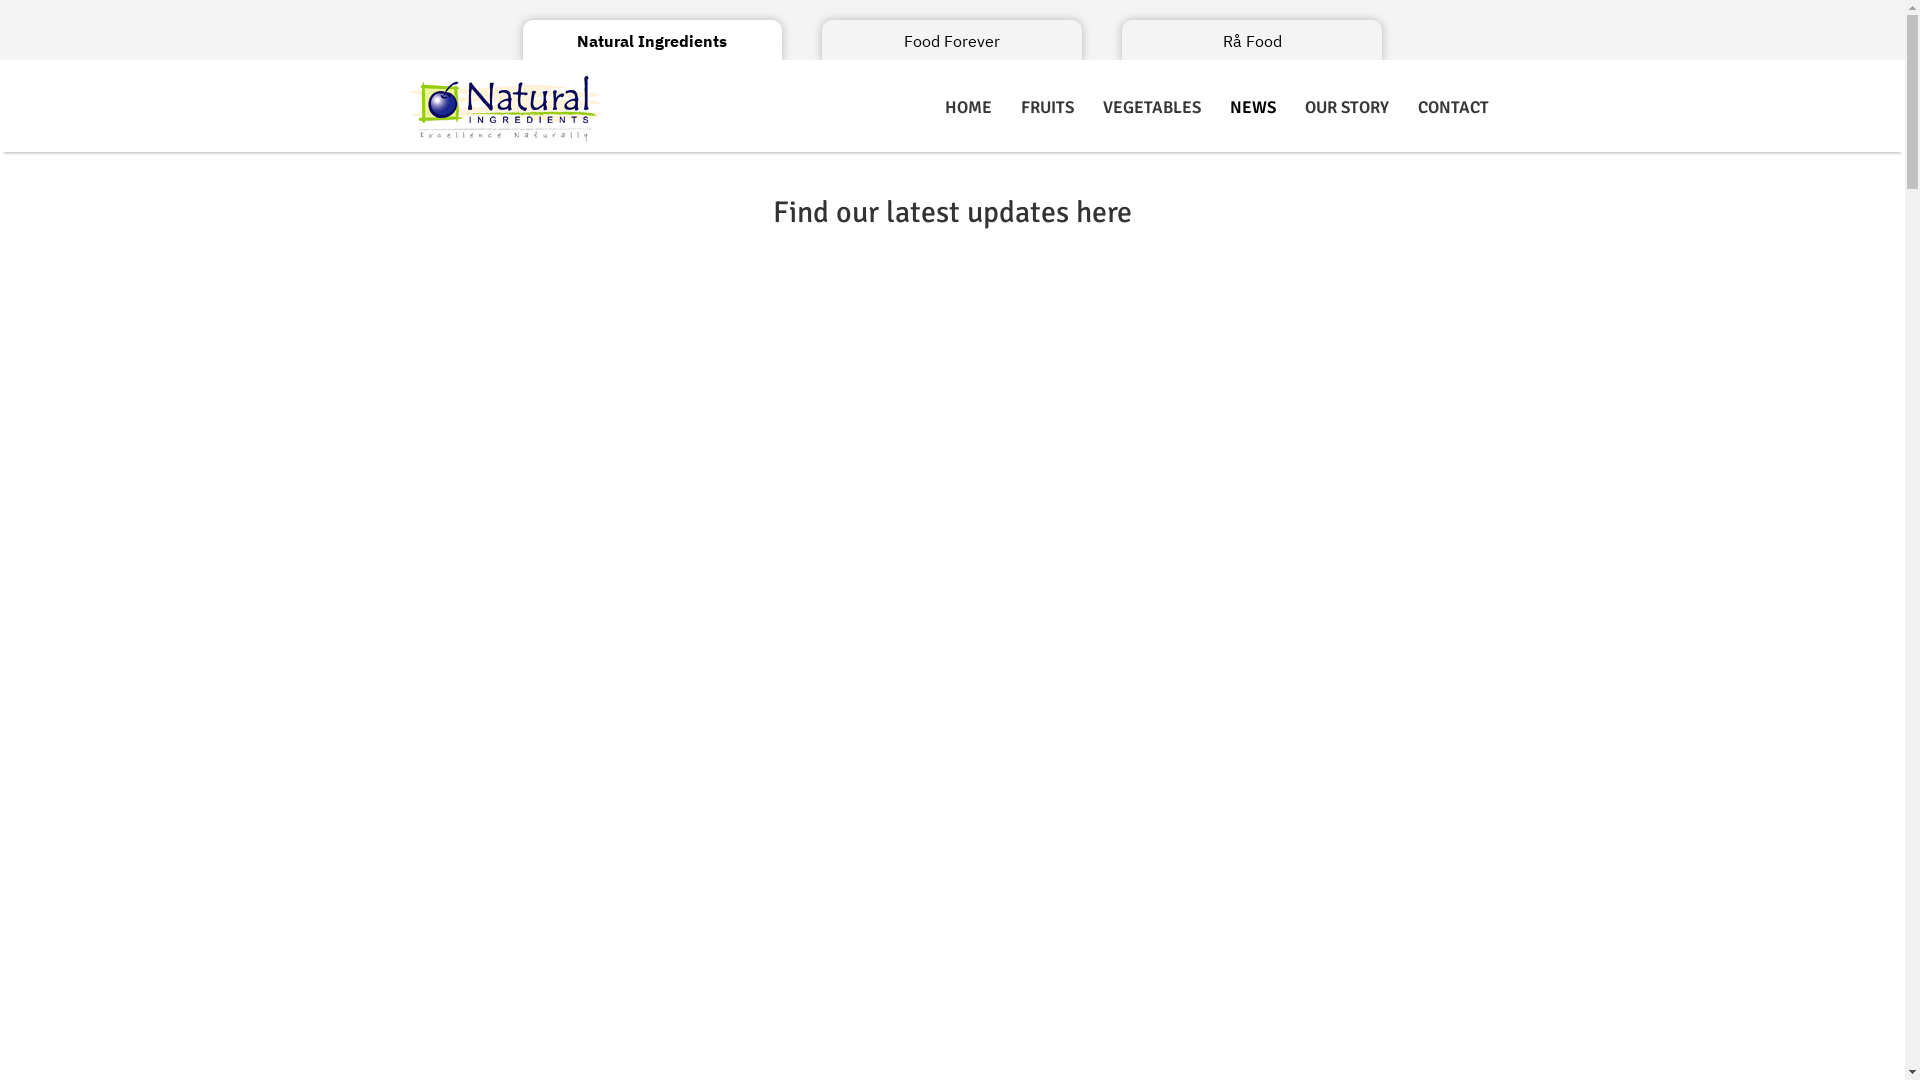 Image resolution: width=1920 pixels, height=1080 pixels. I want to click on 'FRUITS', so click(1007, 108).